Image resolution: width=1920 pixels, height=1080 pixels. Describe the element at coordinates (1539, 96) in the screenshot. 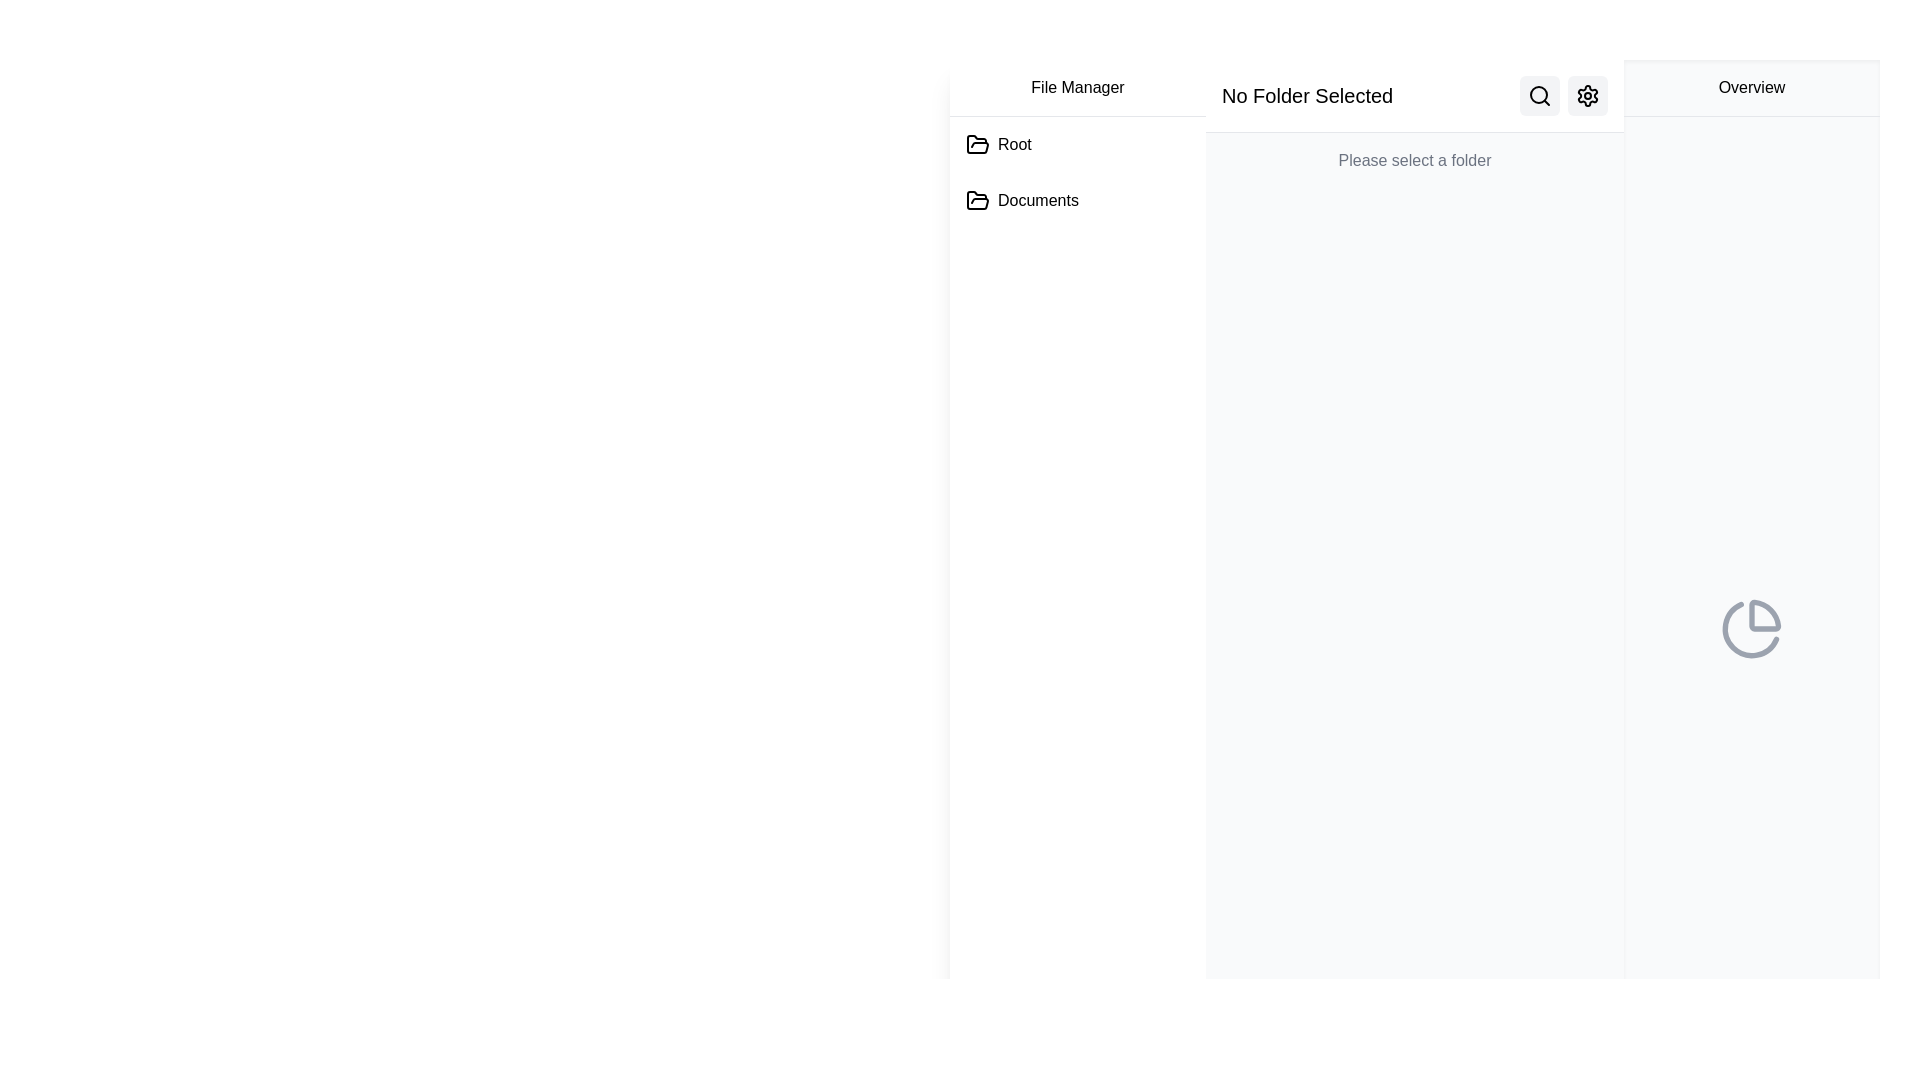

I see `the magnifying glass icon button in the top-right section of the user interface` at that location.